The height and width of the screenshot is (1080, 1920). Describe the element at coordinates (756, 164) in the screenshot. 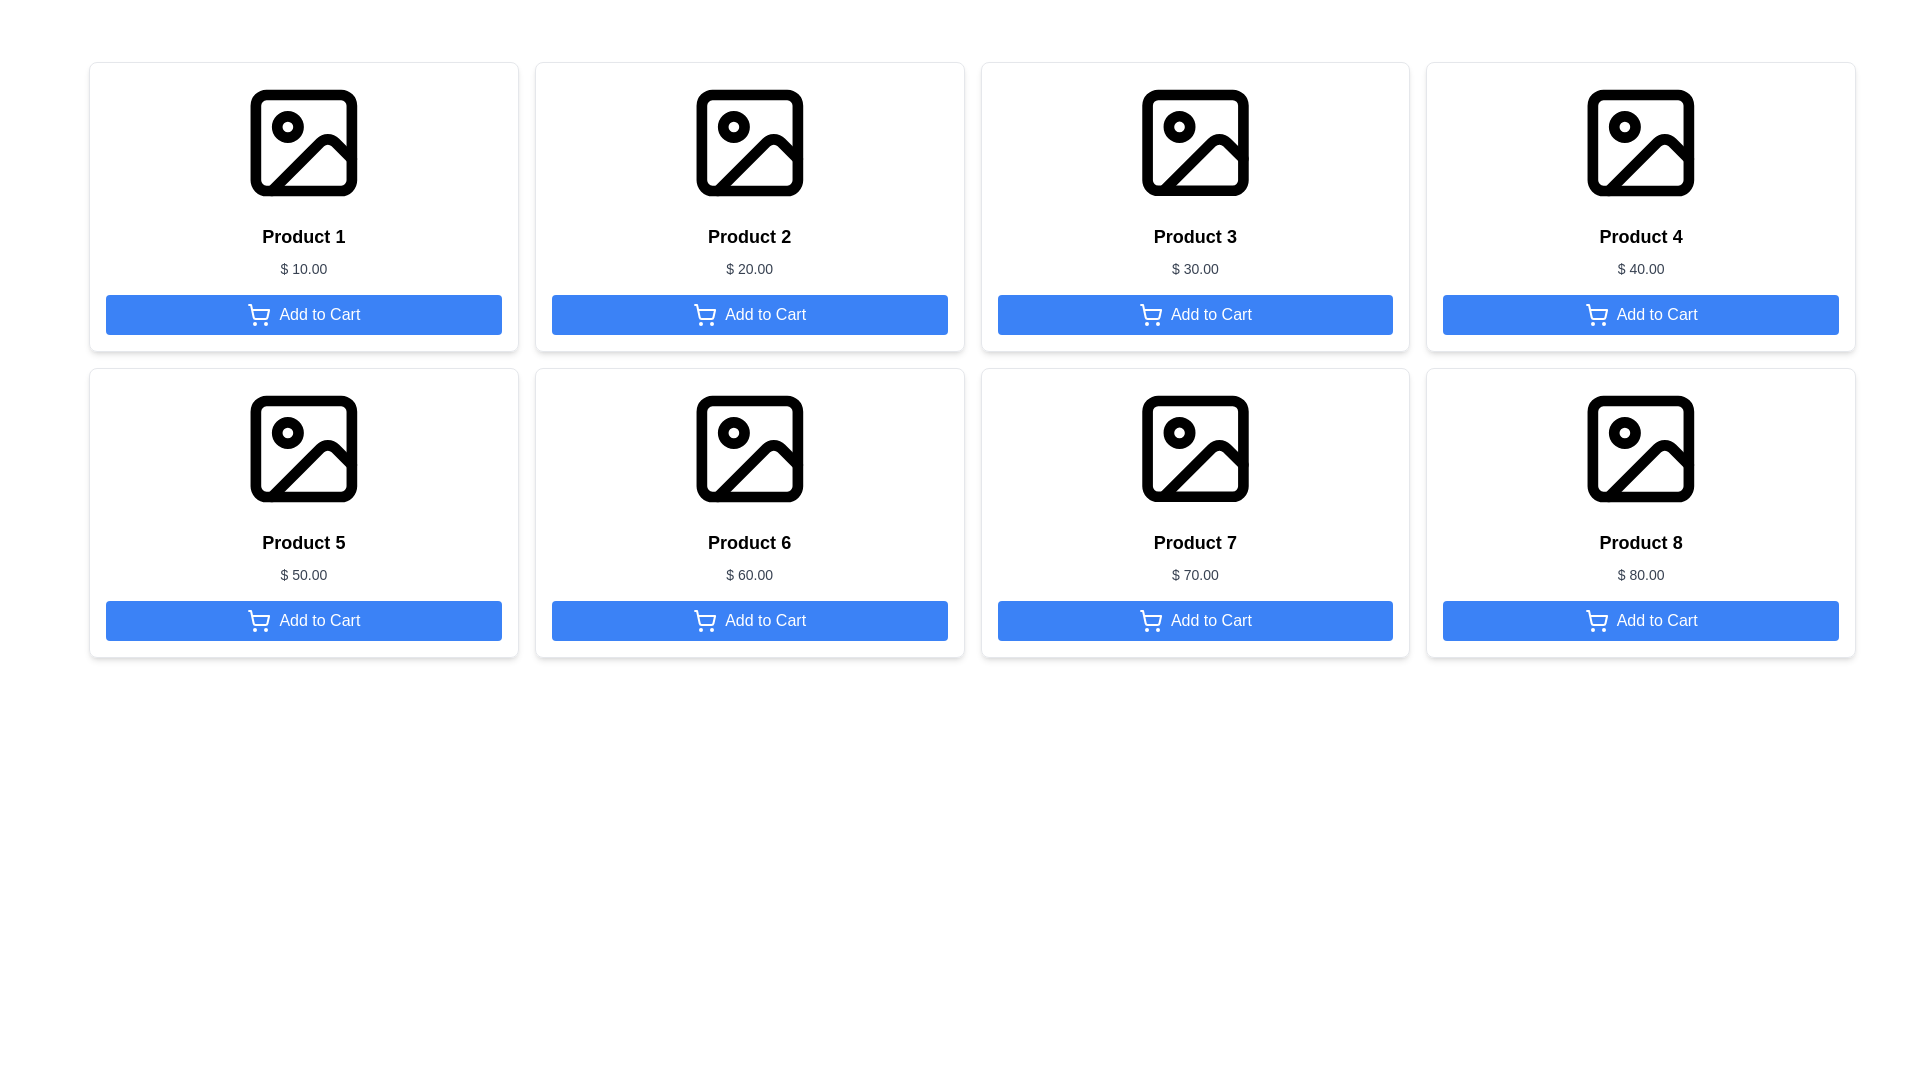

I see `the Decorative graphic element within the icon of 'Product 2', located in the top-left grid of the product layout` at that location.